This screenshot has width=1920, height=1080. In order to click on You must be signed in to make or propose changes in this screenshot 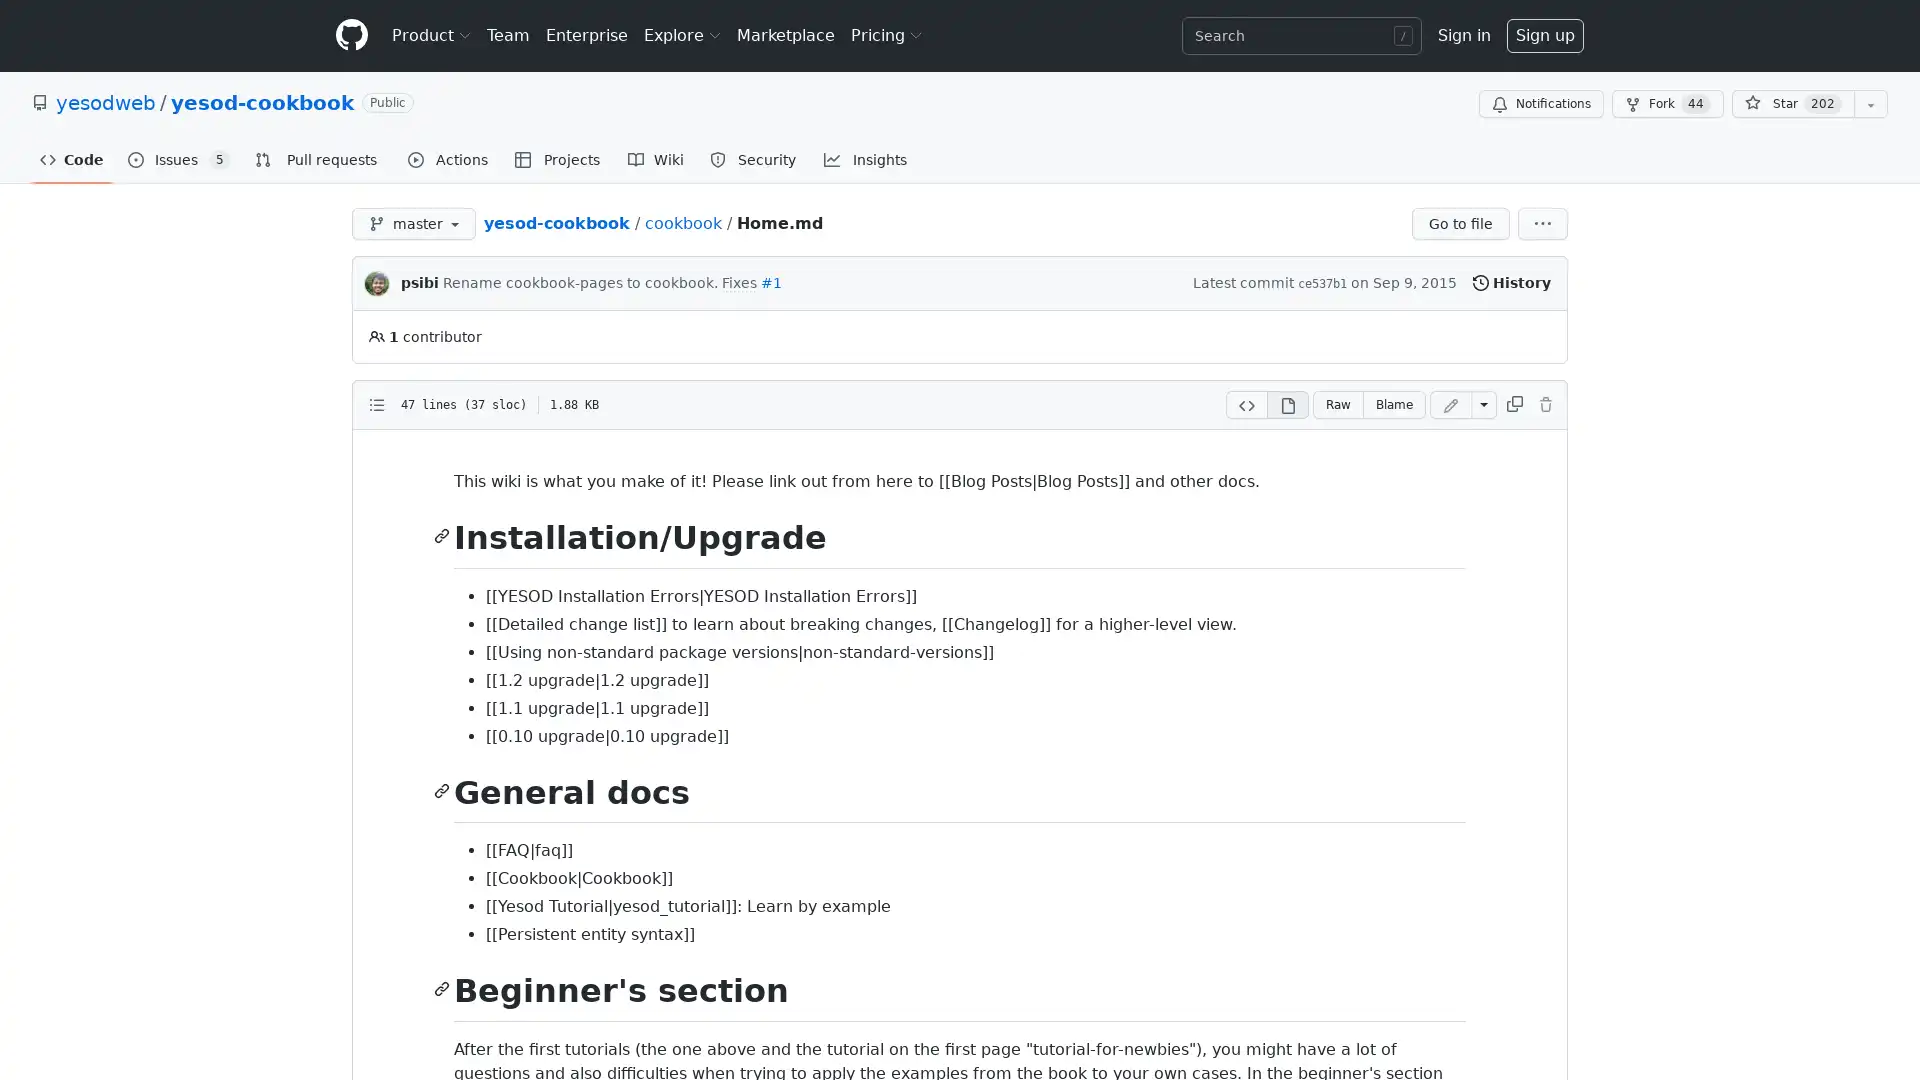, I will do `click(1544, 405)`.